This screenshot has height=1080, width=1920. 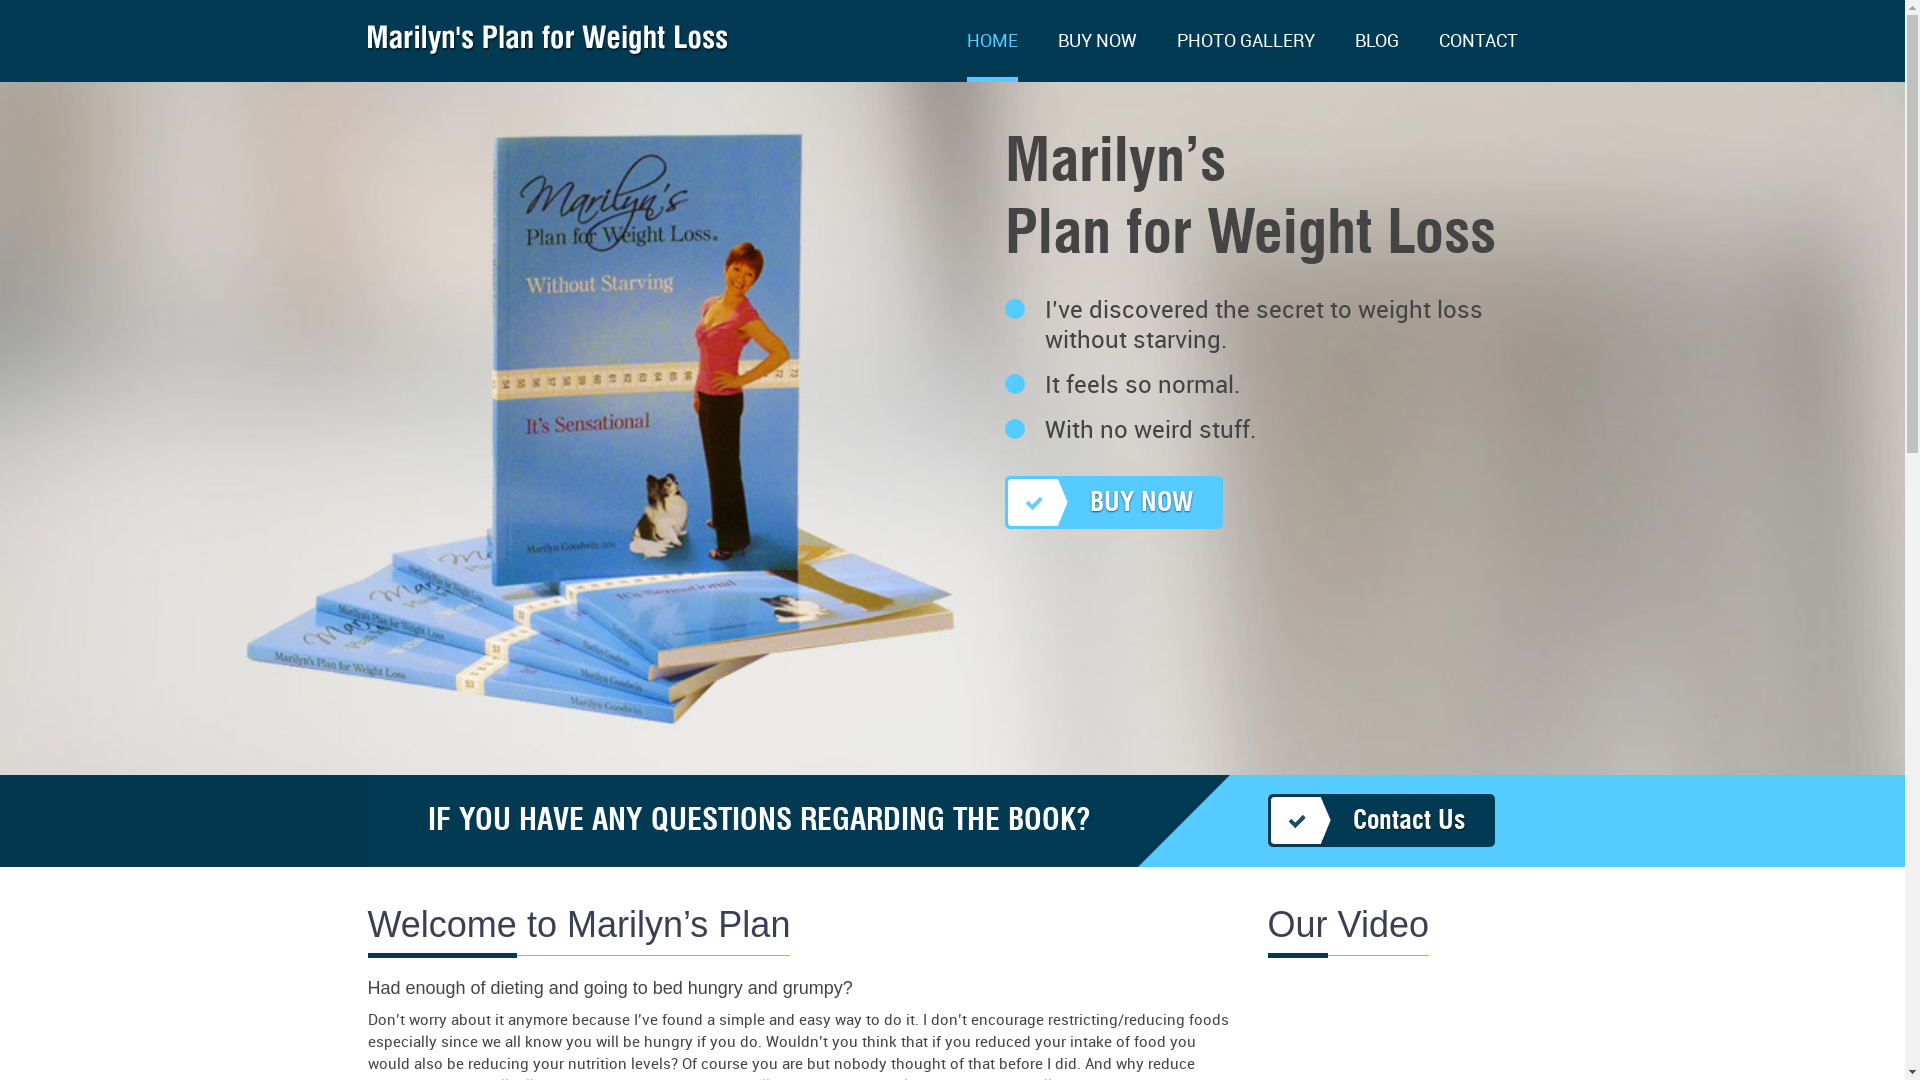 What do you see at coordinates (1437, 56) in the screenshot?
I see `'CONTACT'` at bounding box center [1437, 56].